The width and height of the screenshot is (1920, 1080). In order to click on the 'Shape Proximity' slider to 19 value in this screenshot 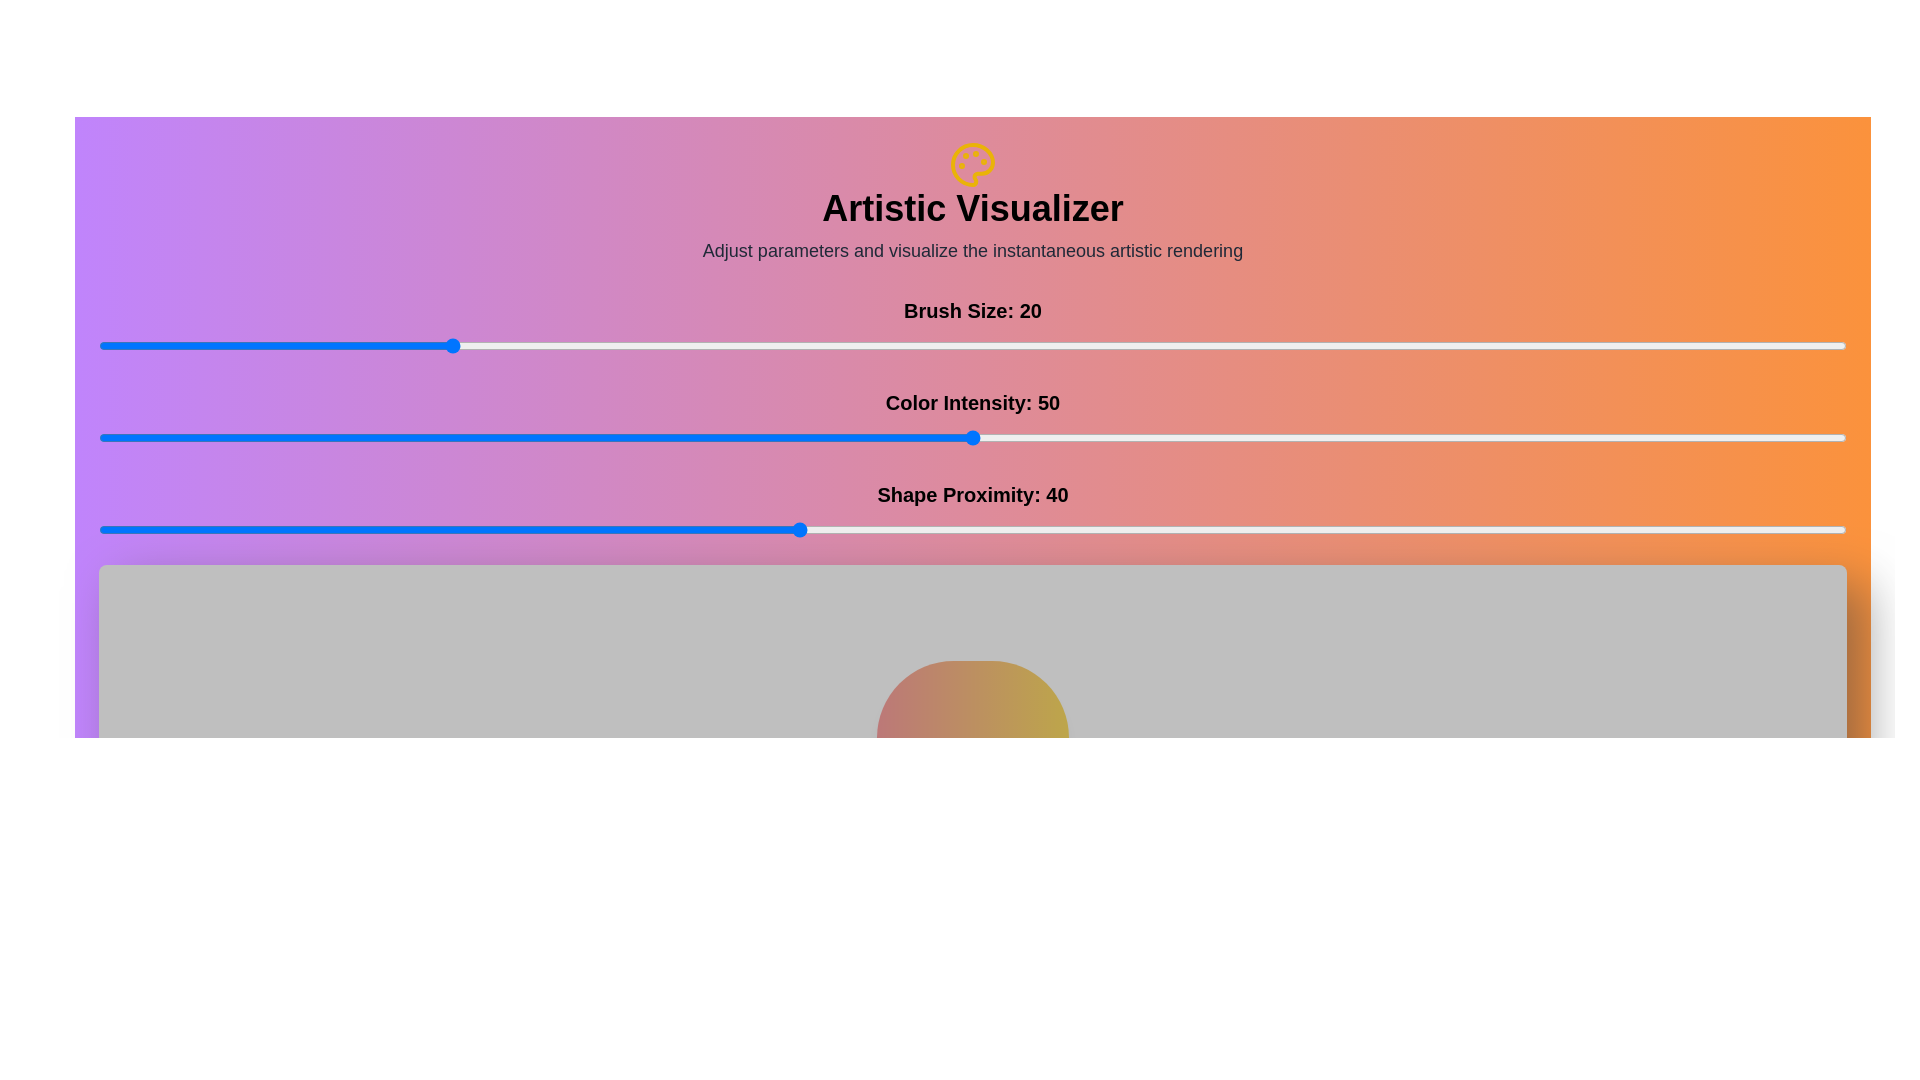, I will do `click(430, 528)`.